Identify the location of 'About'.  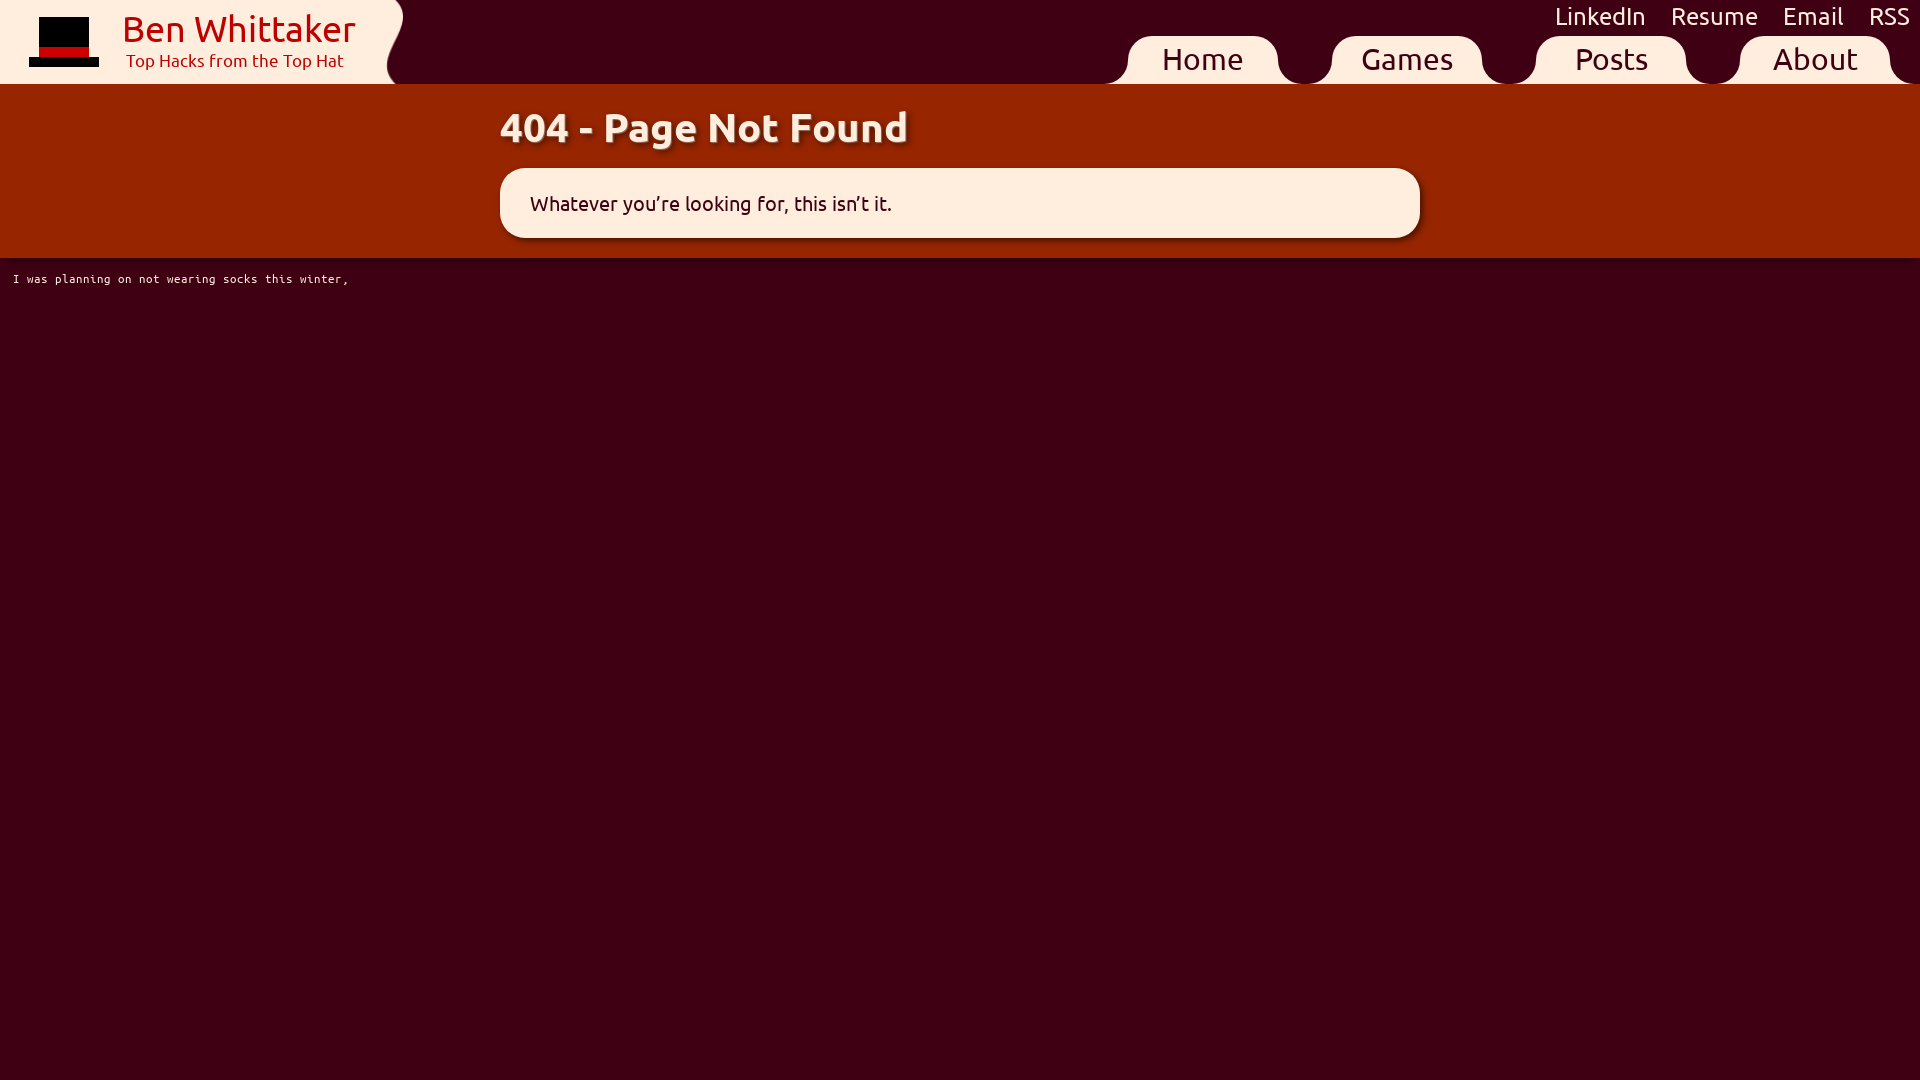
(1814, 59).